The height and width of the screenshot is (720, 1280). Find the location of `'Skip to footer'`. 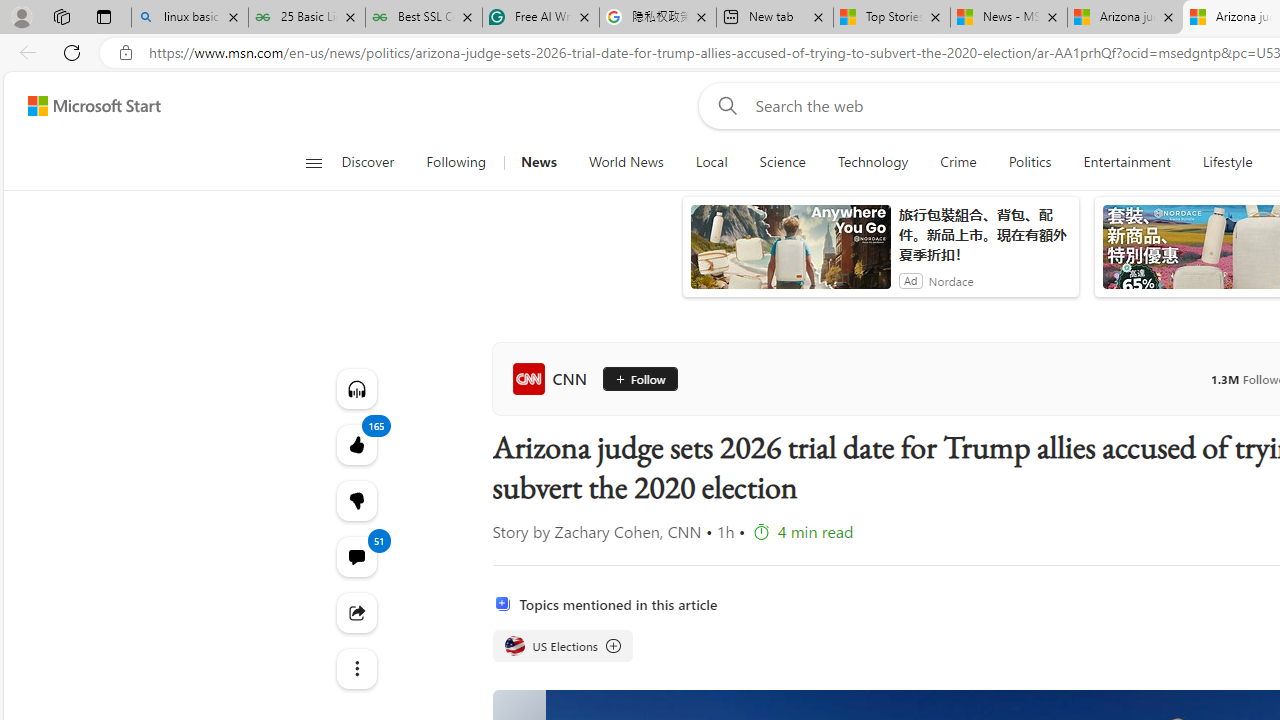

'Skip to footer' is located at coordinates (81, 105).